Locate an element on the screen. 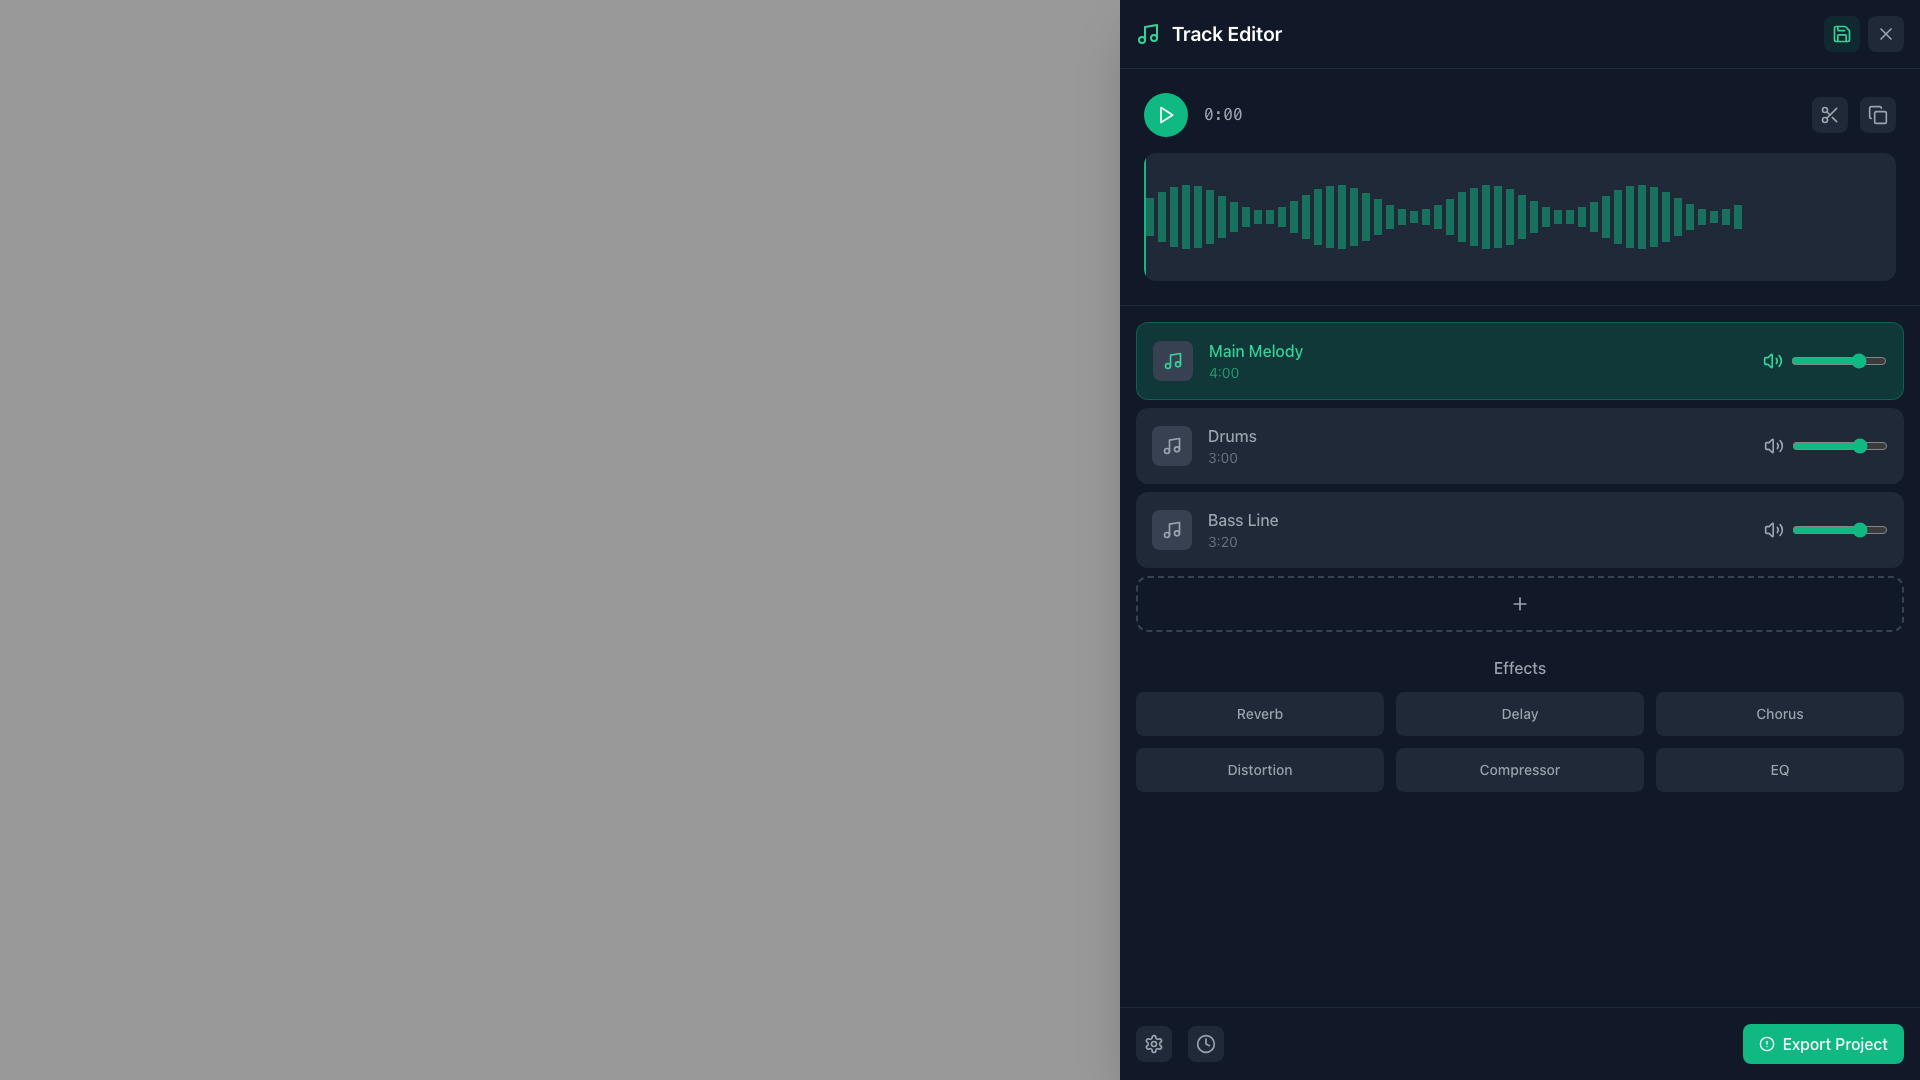 This screenshot has height=1080, width=1920. the export button located at the bottom-right corner of the interface is located at coordinates (1520, 1043).